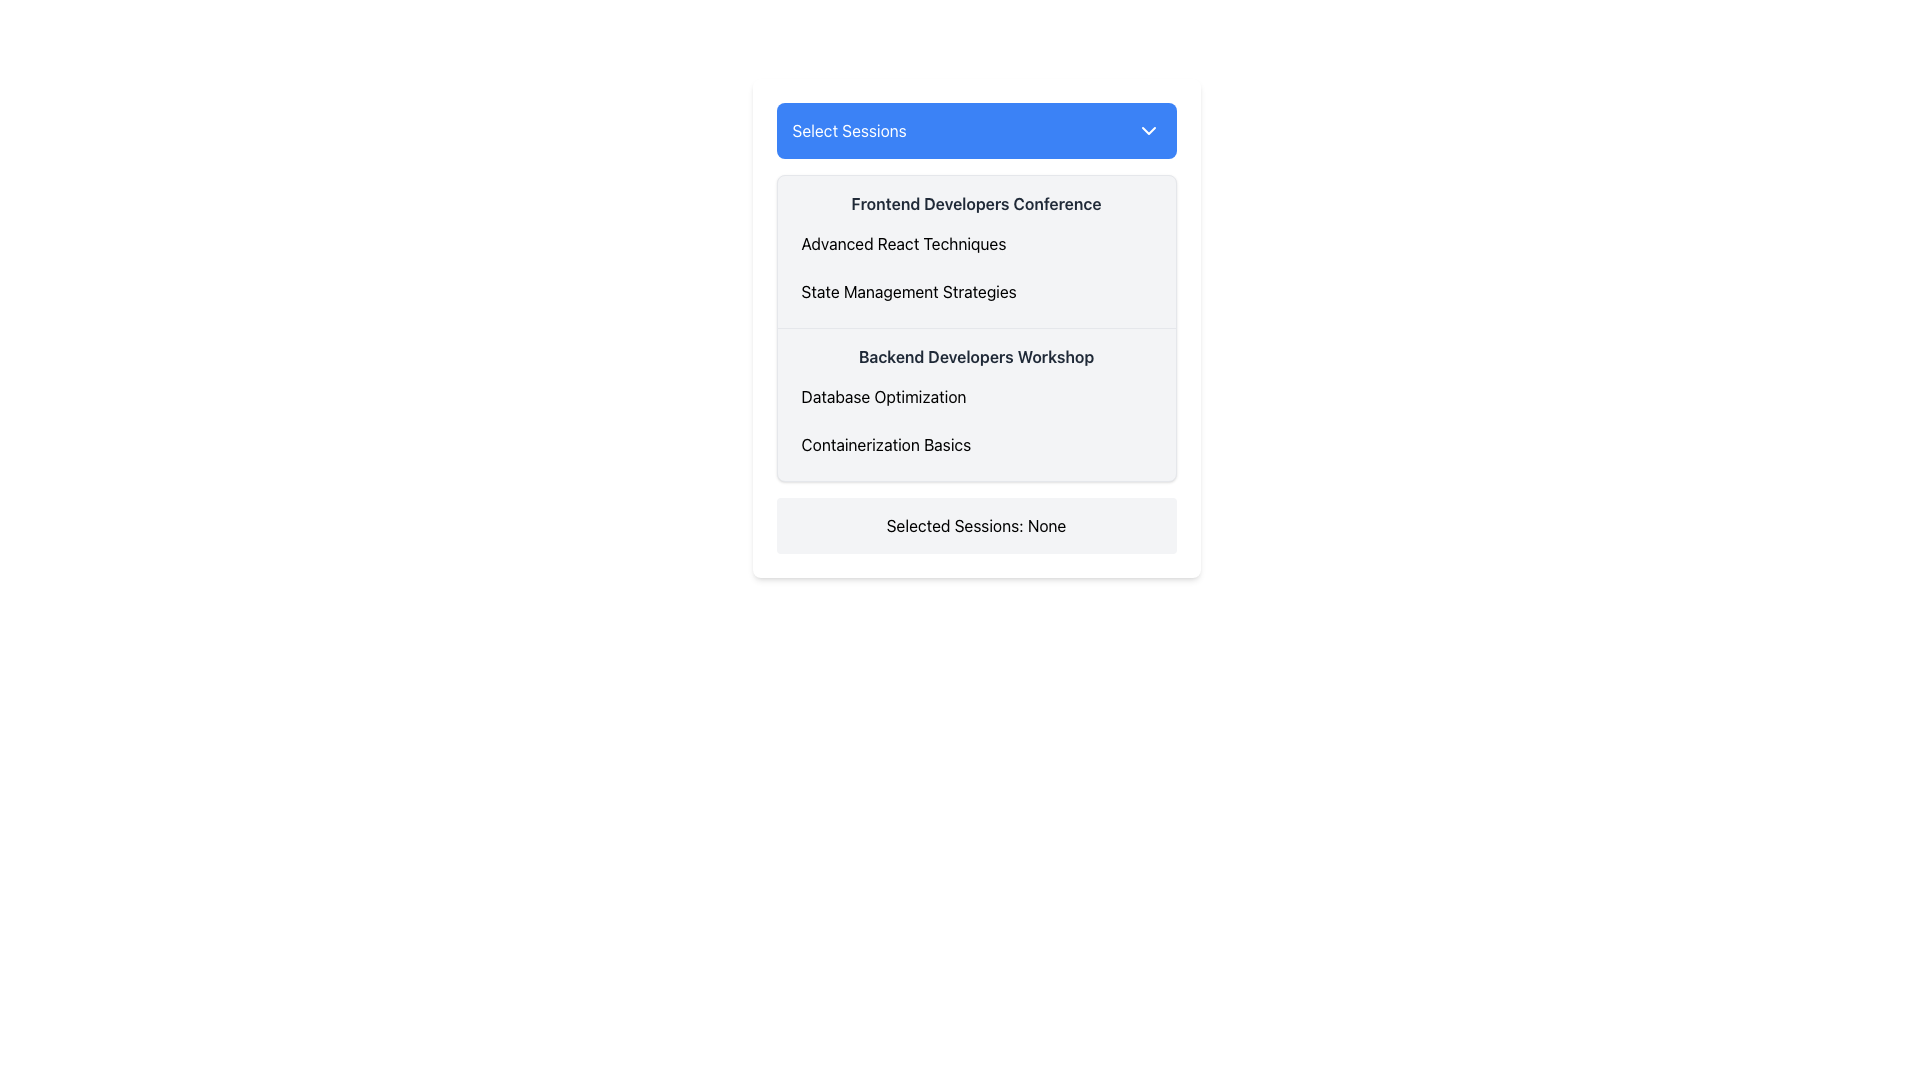 The image size is (1920, 1080). Describe the element at coordinates (976, 356) in the screenshot. I see `the third Text Display Label that displays the name of a workshop, located between 'State Management Strategies' and 'Database Optimization'` at that location.